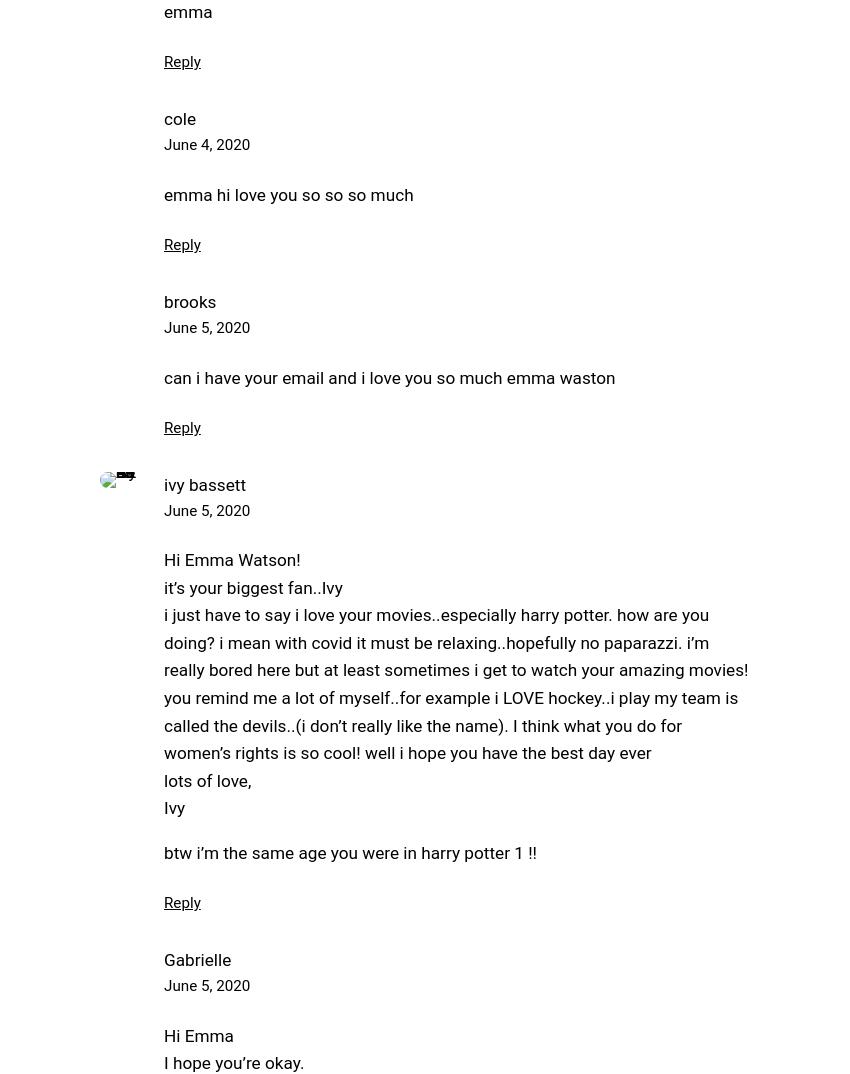 The width and height of the screenshot is (850, 1074). I want to click on 'ivy bassett', so click(163, 484).